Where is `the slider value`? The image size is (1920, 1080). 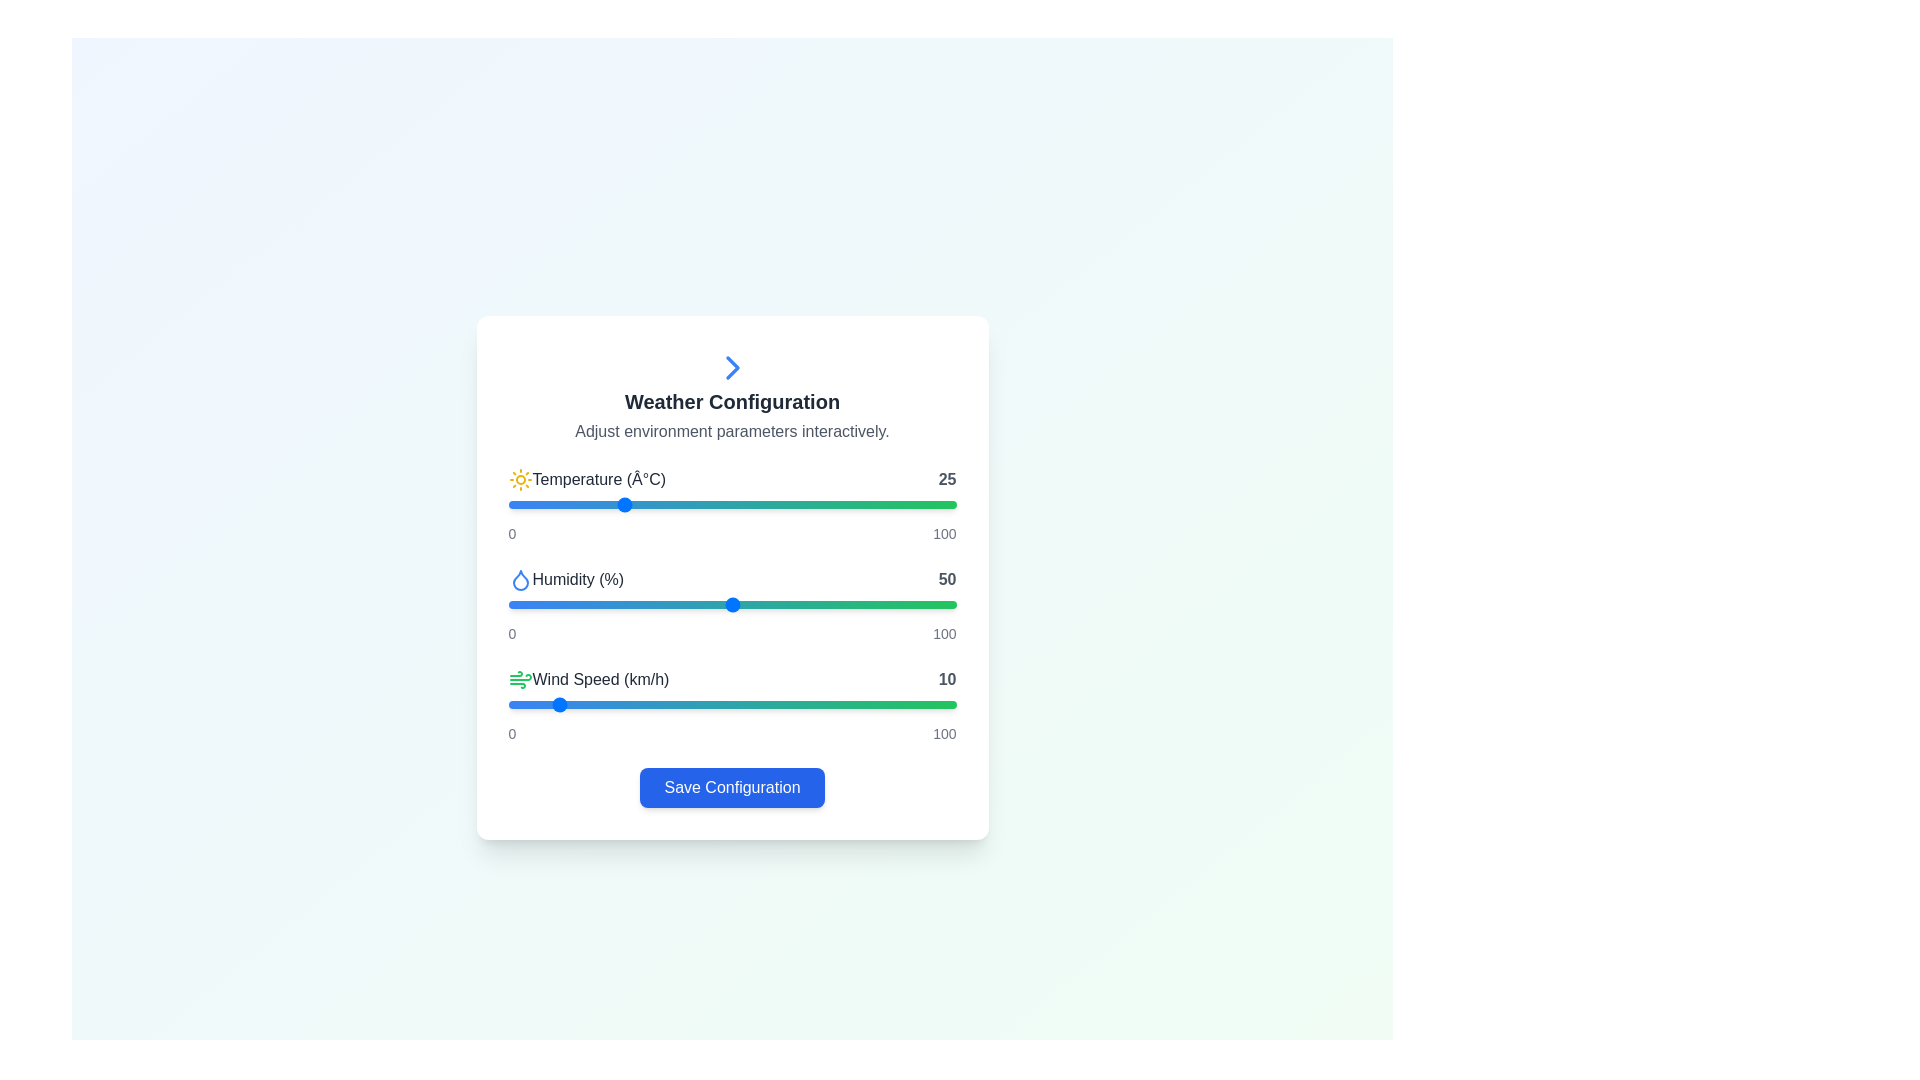
the slider value is located at coordinates (901, 604).